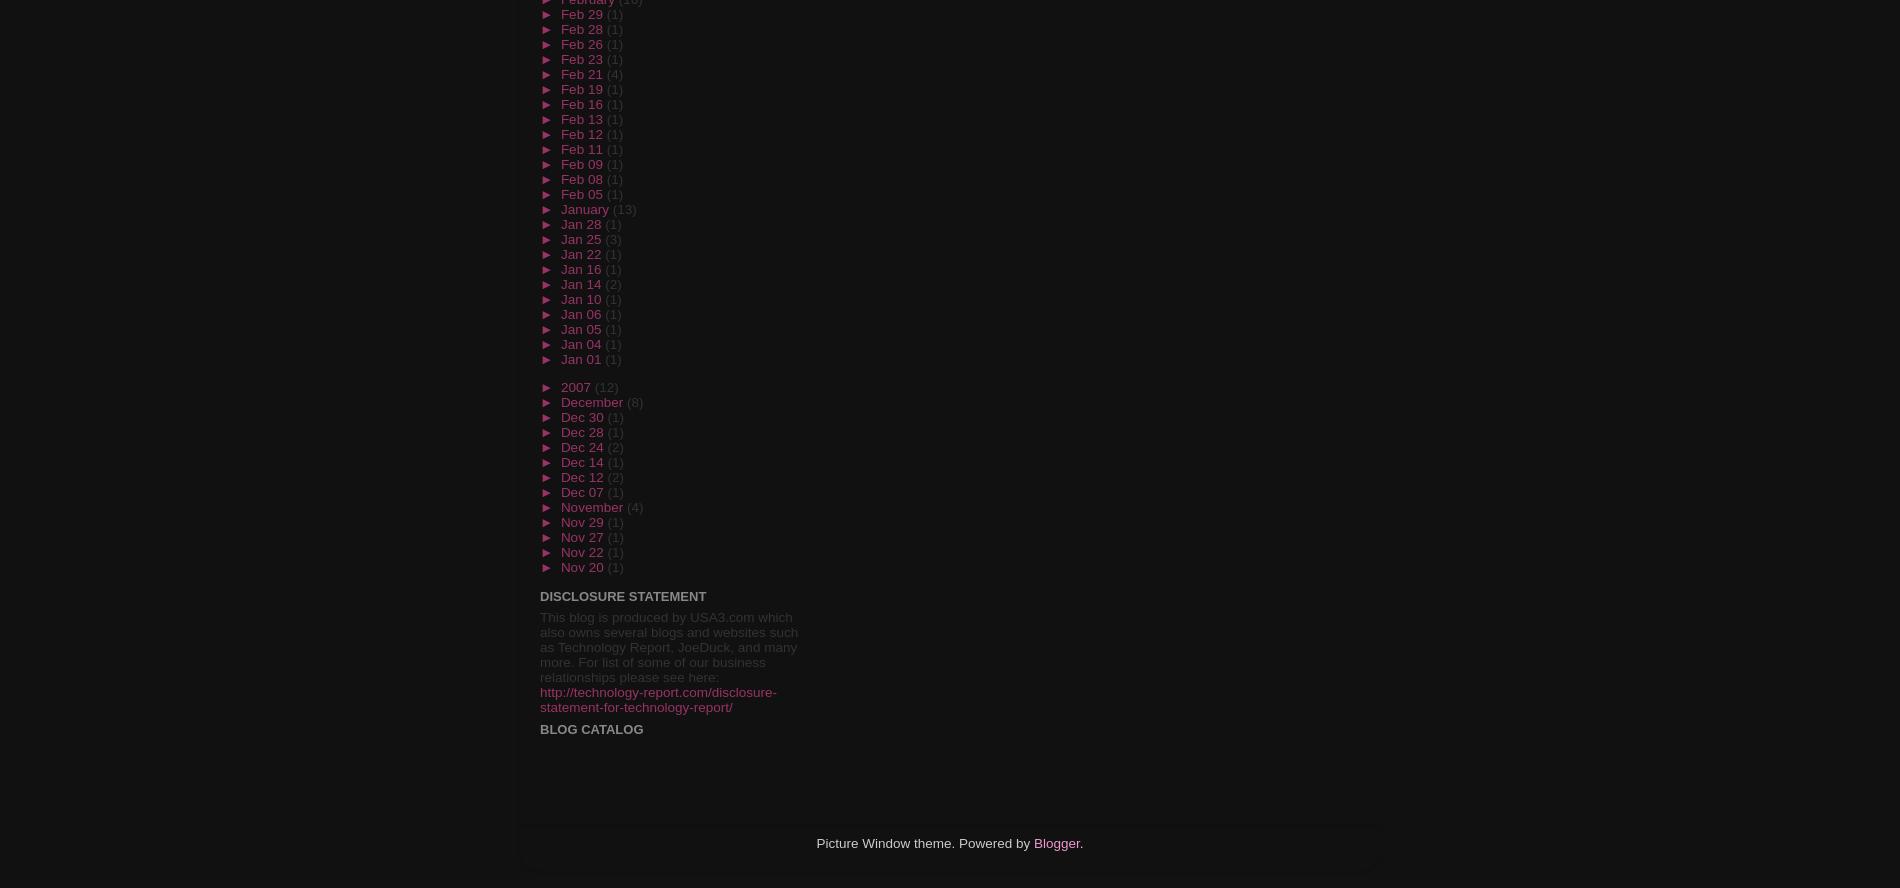  I want to click on 'Jan 22', so click(582, 253).